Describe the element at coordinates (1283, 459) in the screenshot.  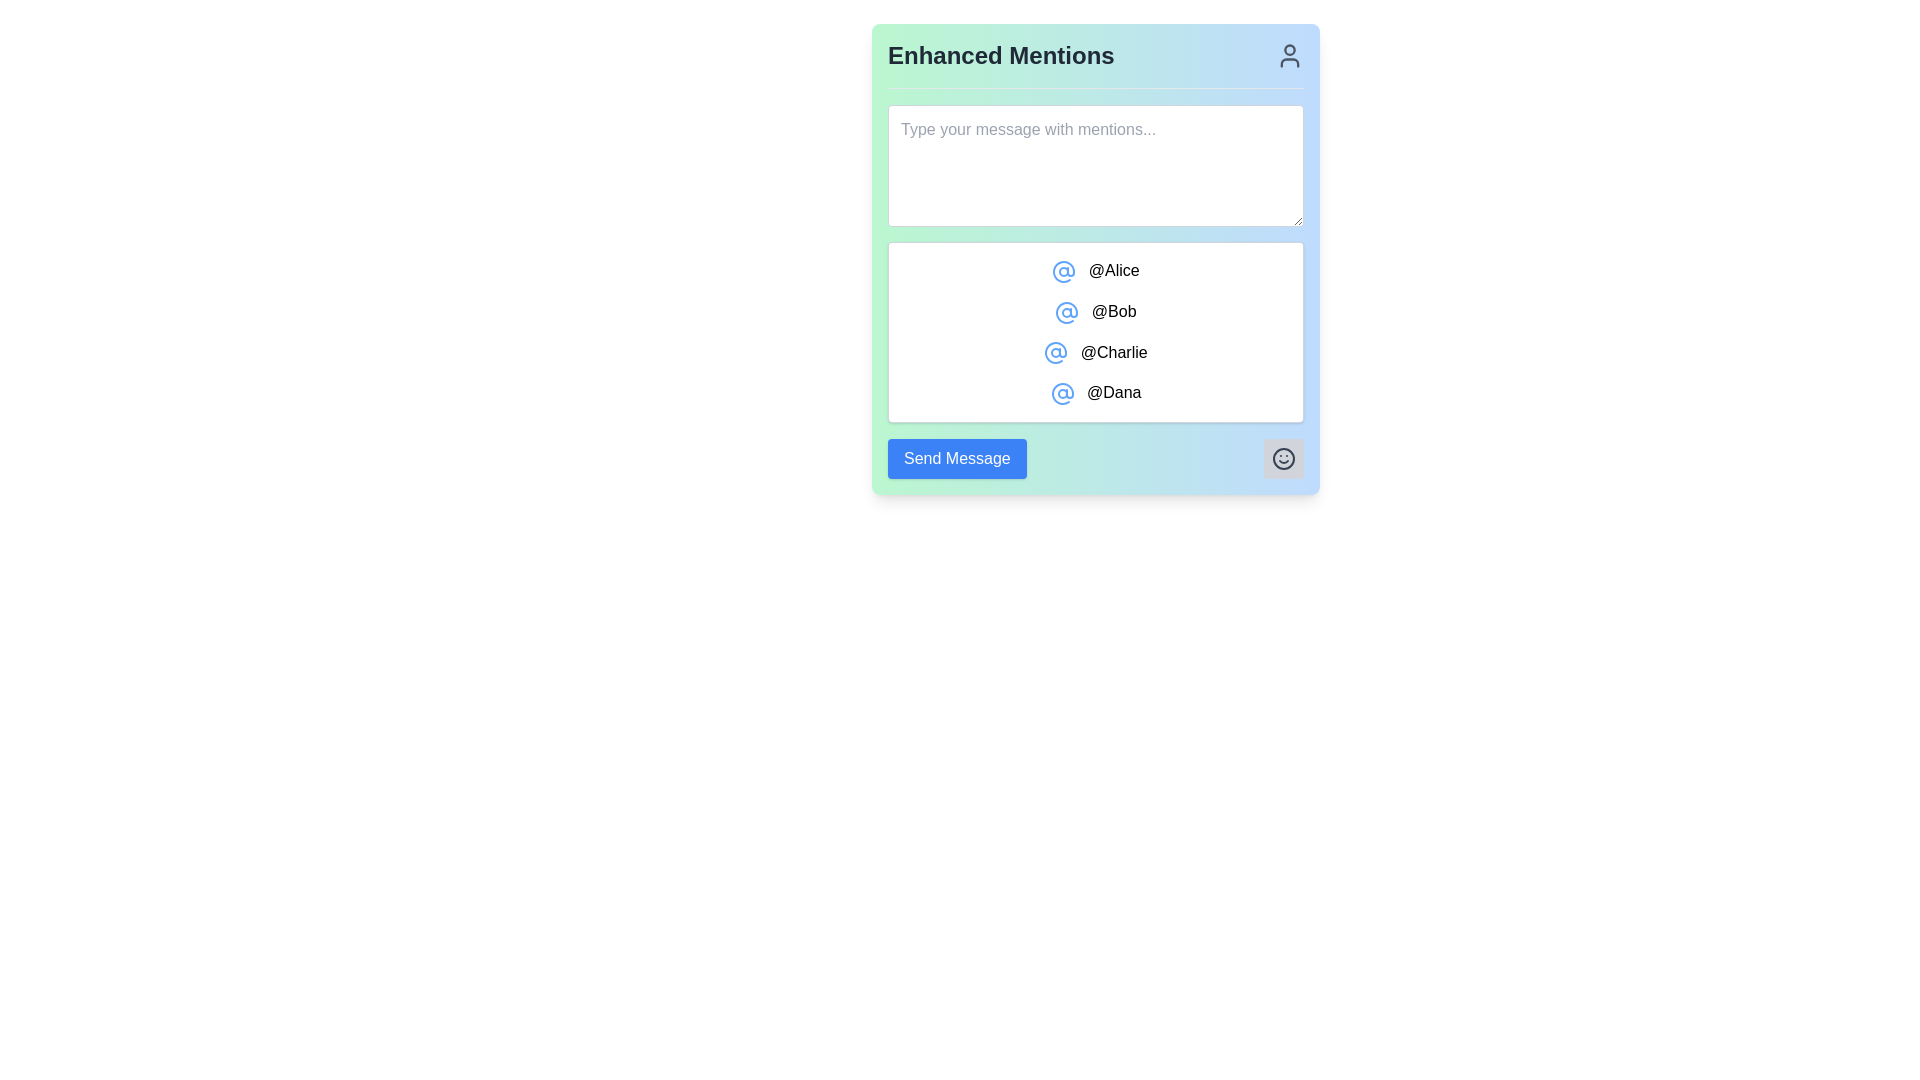
I see `the circular button with a neutral face icon located in the lower-right corner of the 'Enhanced Mentions' box` at that location.